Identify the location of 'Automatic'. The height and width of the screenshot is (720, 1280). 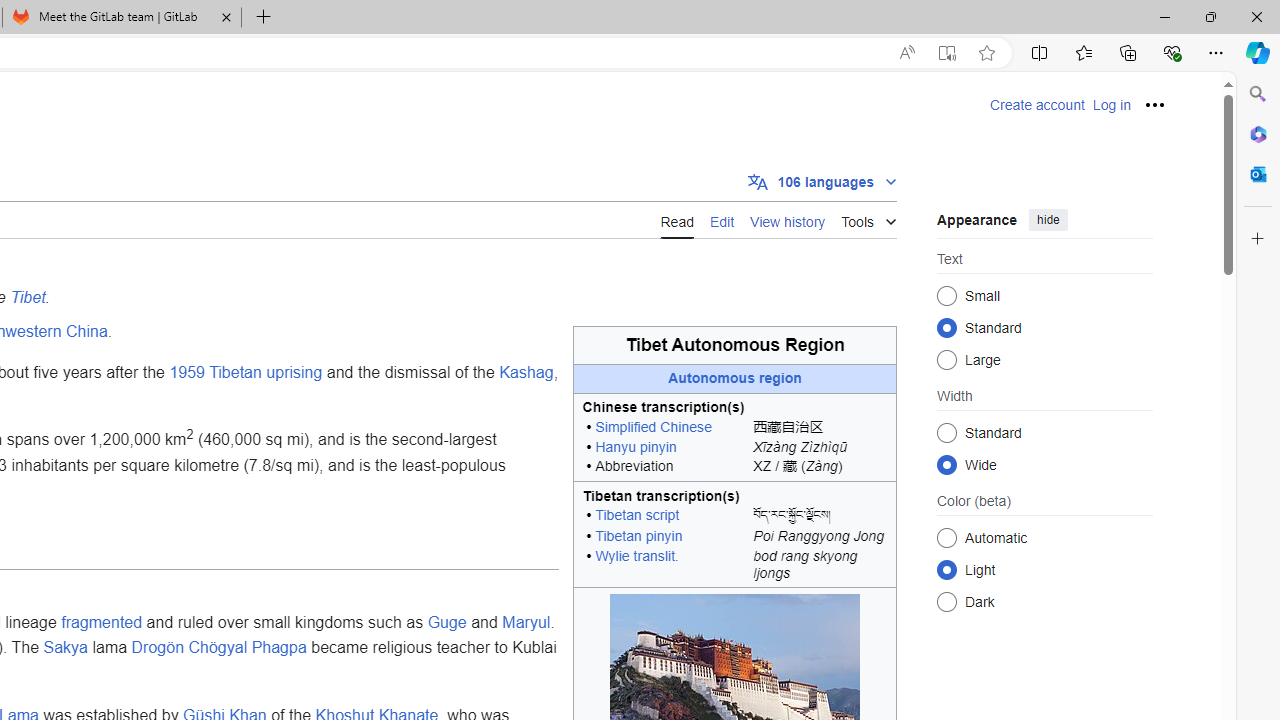
(946, 536).